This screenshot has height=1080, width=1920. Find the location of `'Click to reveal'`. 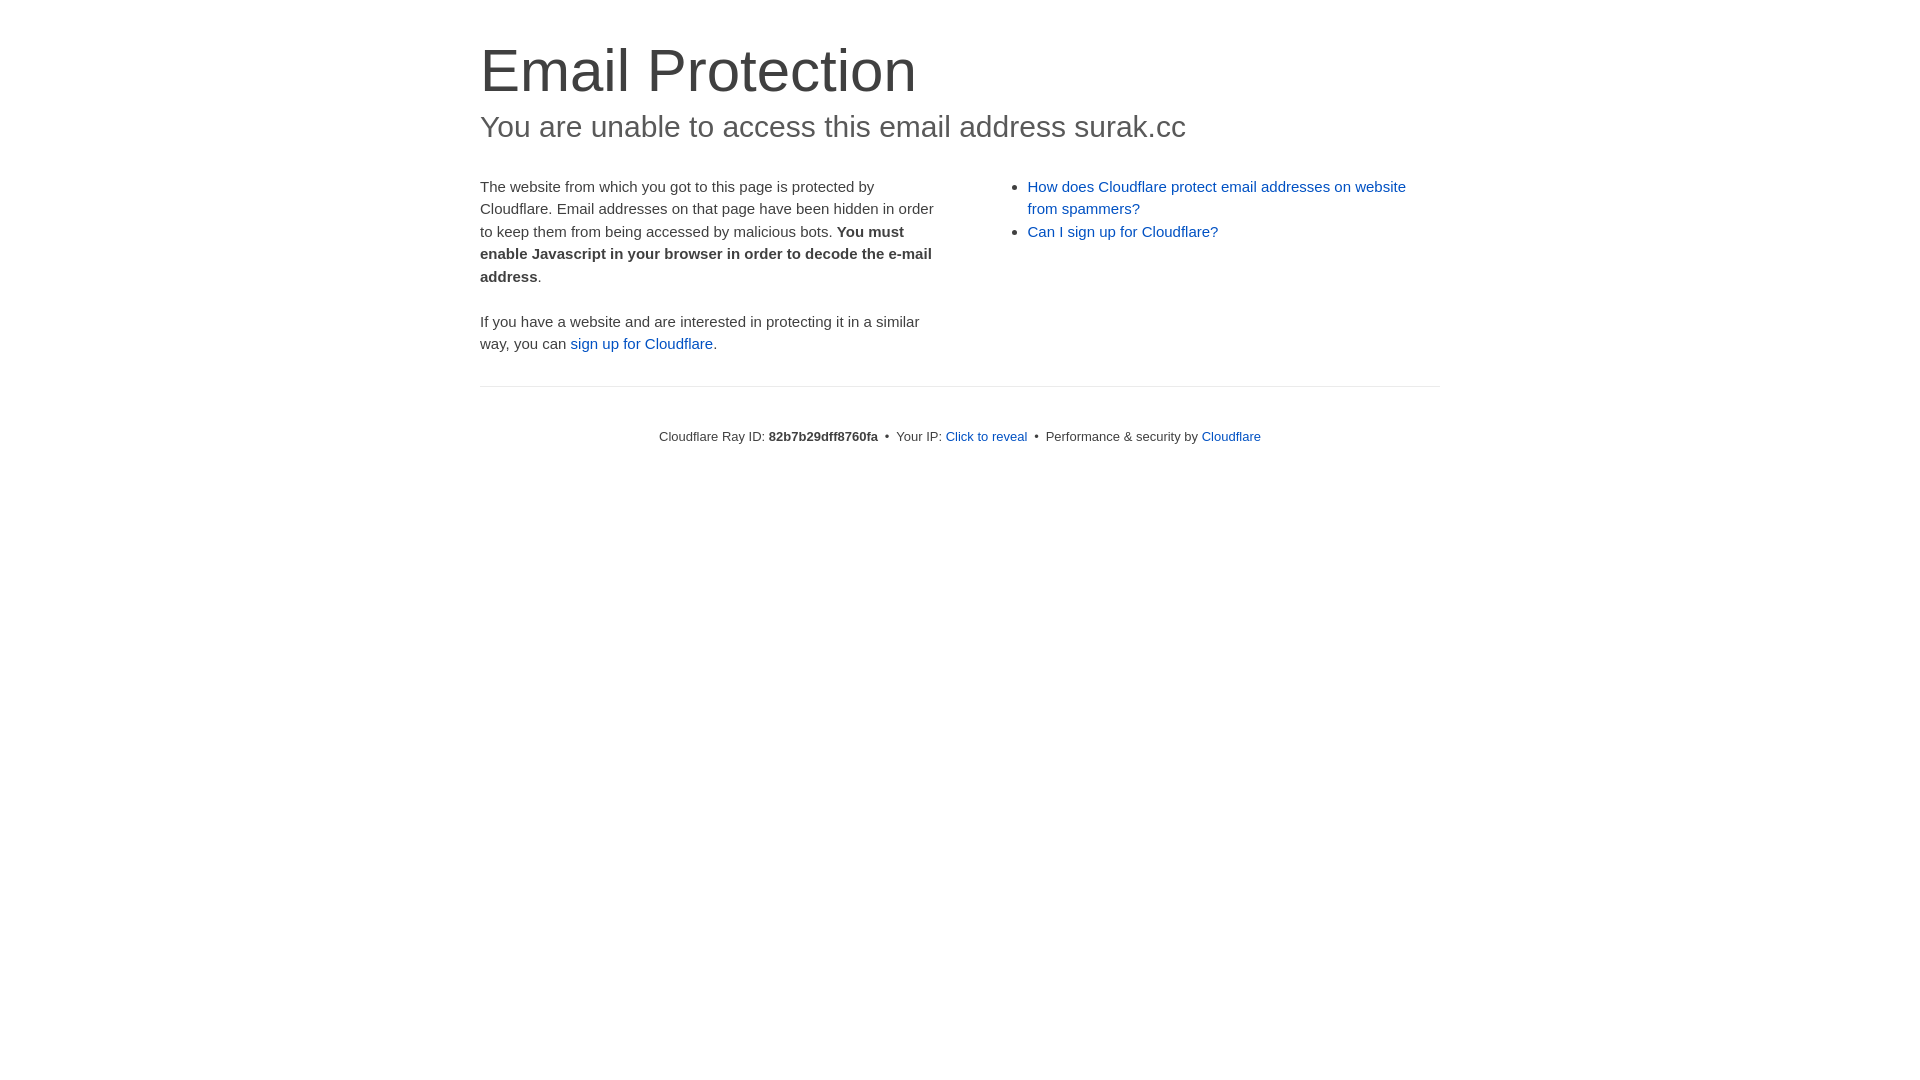

'Click to reveal' is located at coordinates (987, 435).